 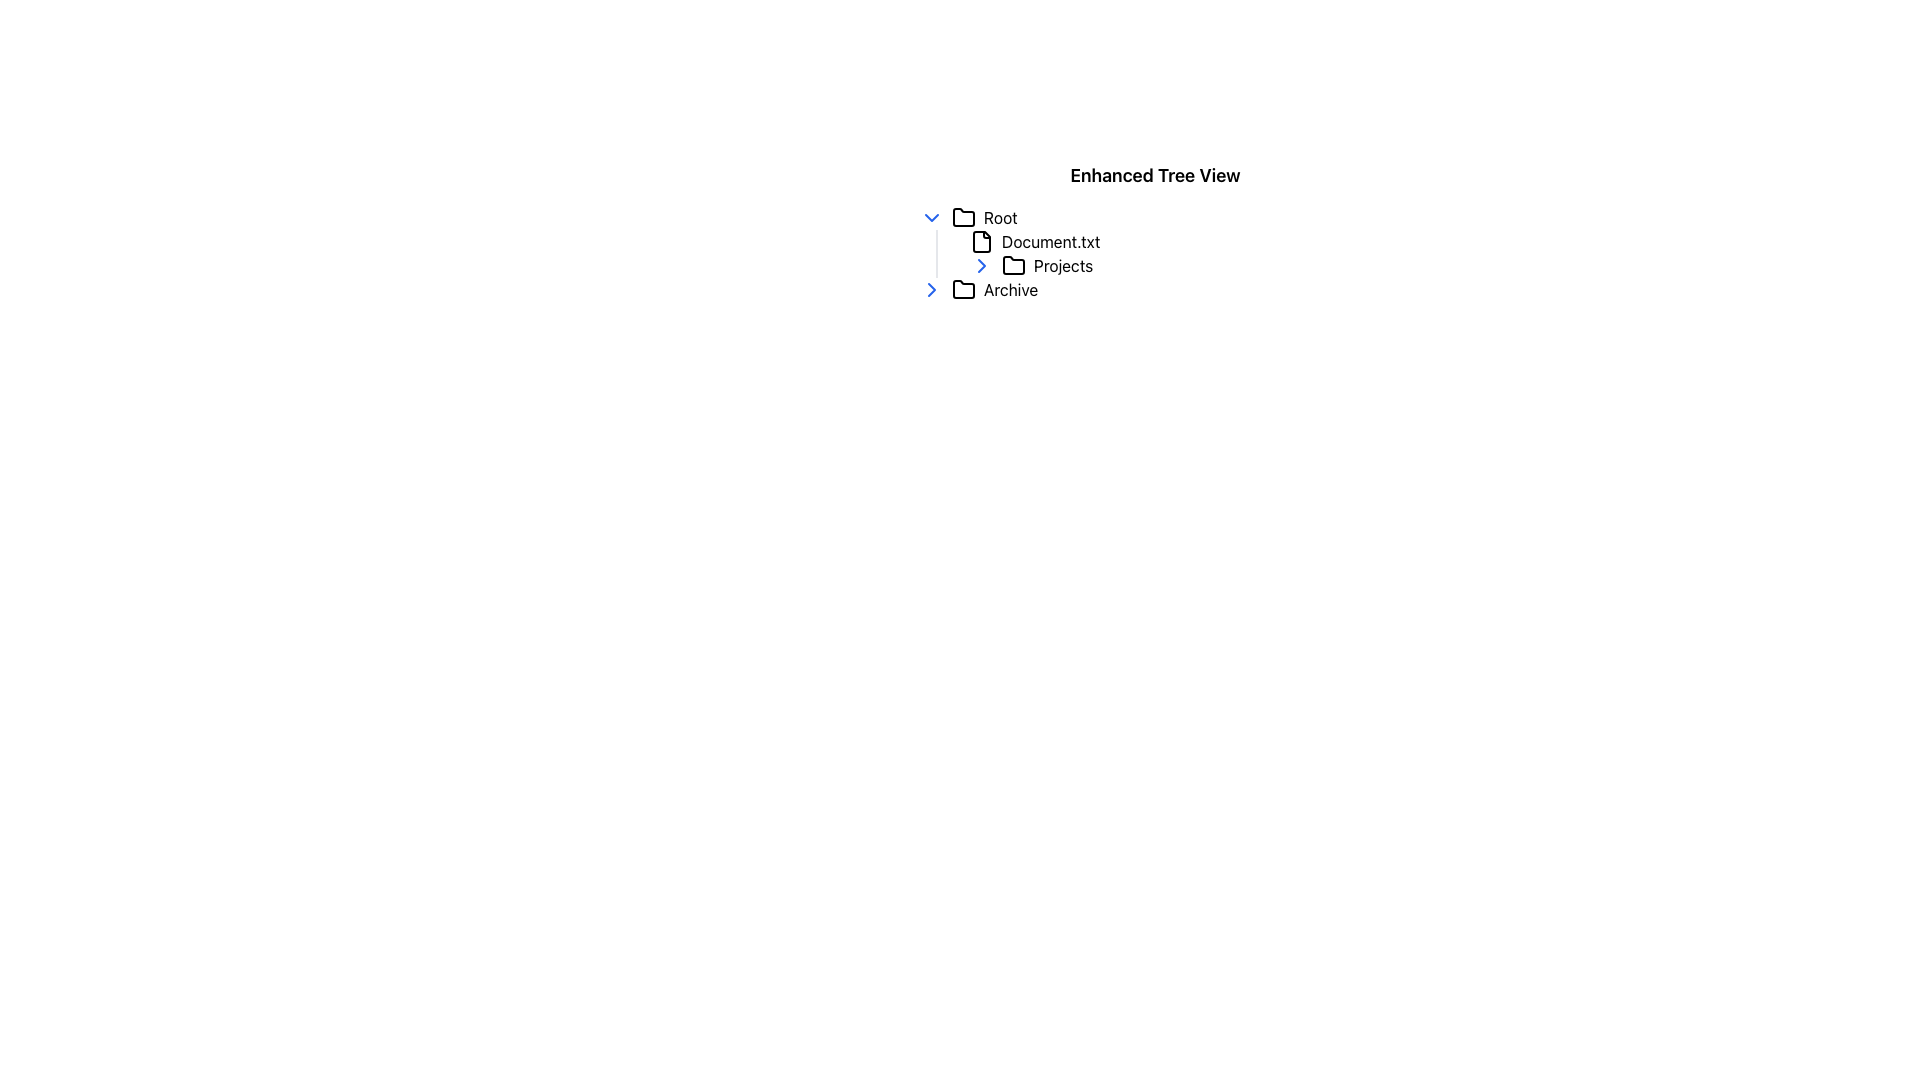 I want to click on the chevron icon, so click(x=930, y=218).